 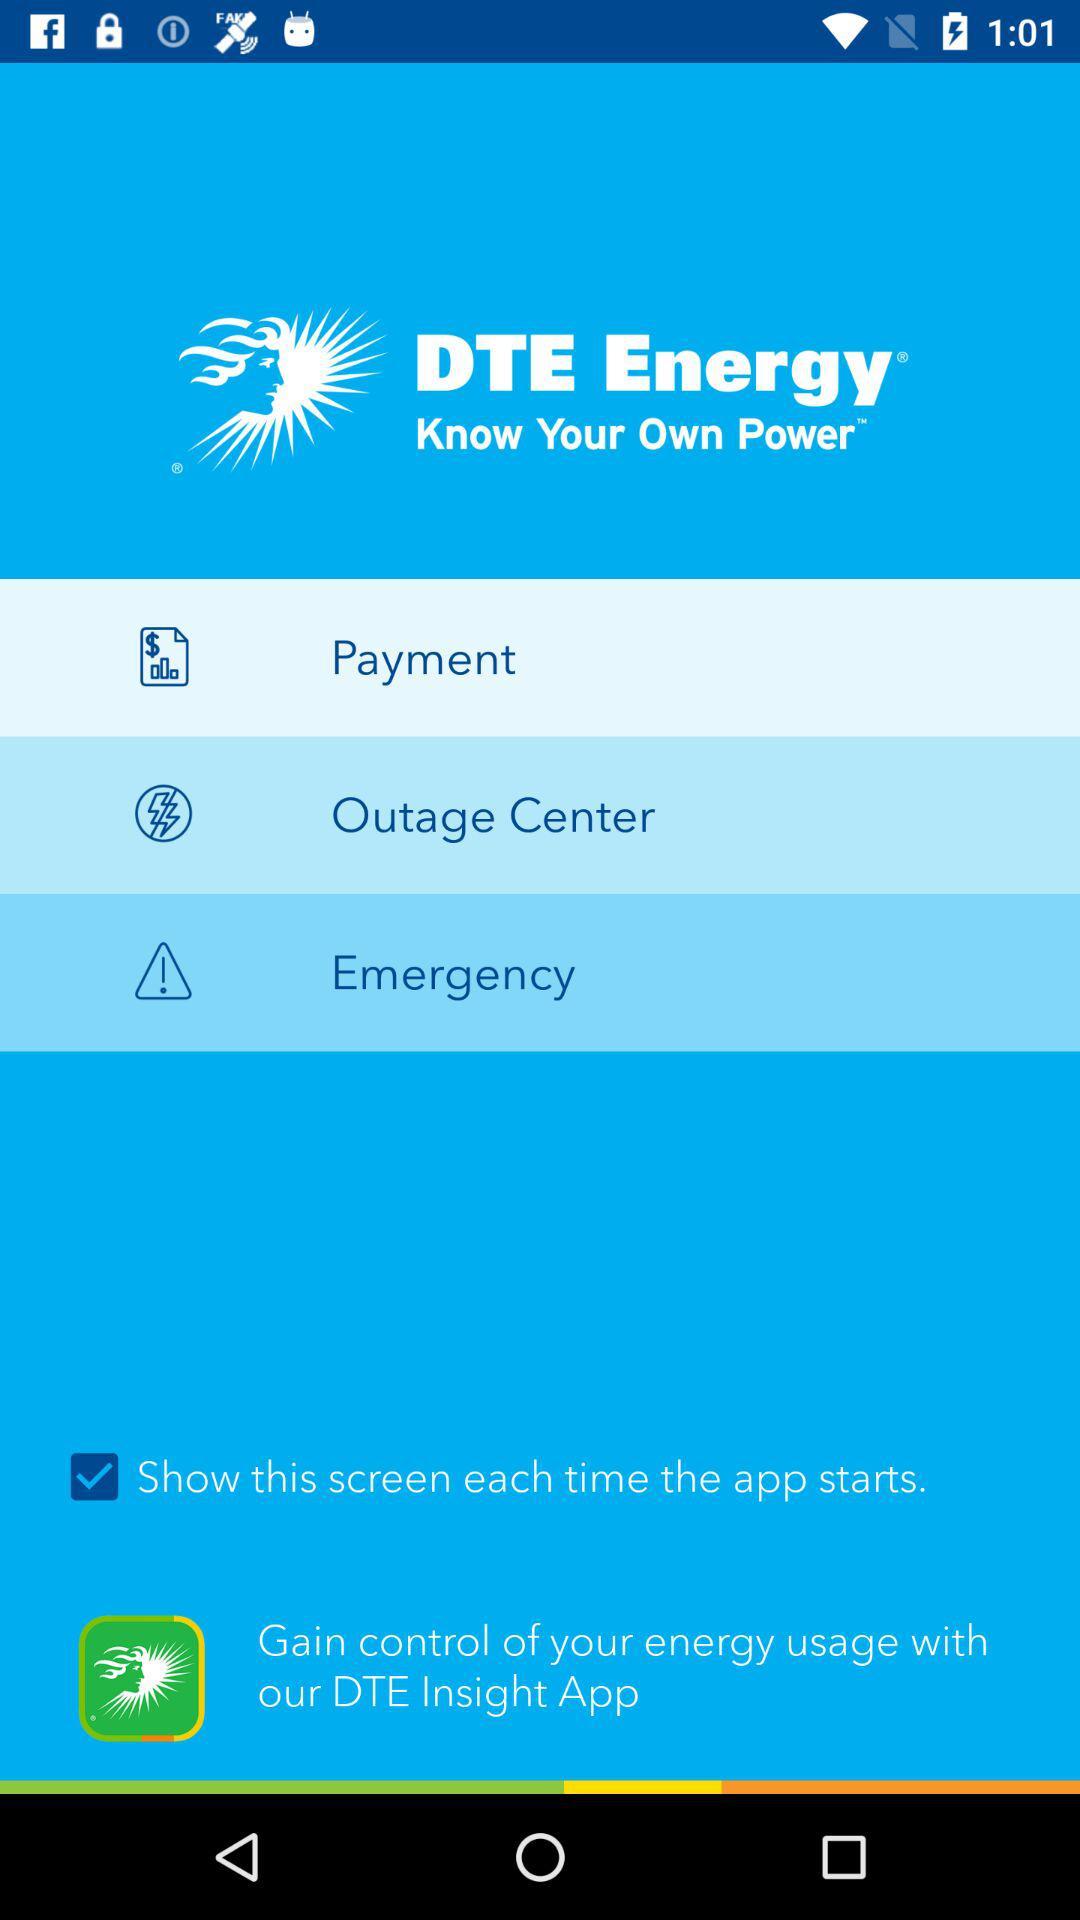 What do you see at coordinates (540, 972) in the screenshot?
I see `item above show this screen` at bounding box center [540, 972].